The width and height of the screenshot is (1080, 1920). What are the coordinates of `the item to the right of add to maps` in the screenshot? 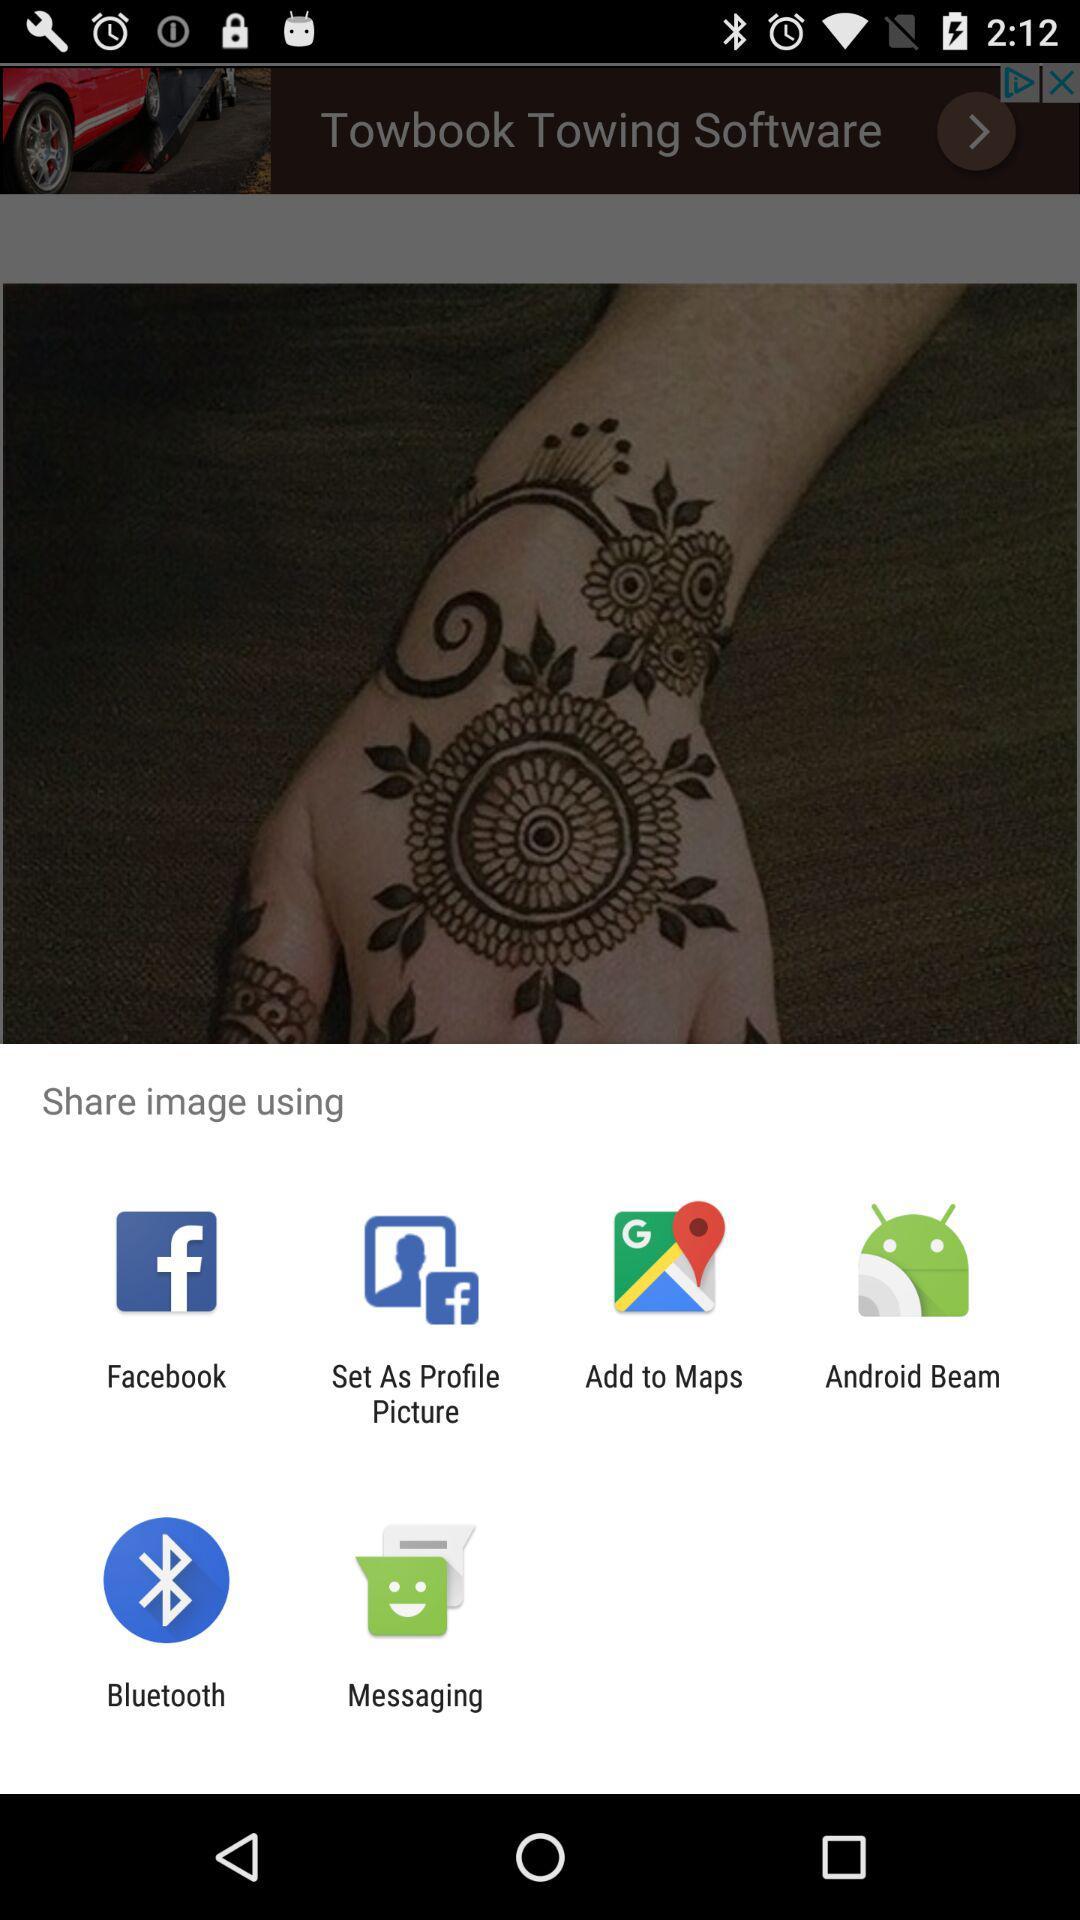 It's located at (913, 1392).